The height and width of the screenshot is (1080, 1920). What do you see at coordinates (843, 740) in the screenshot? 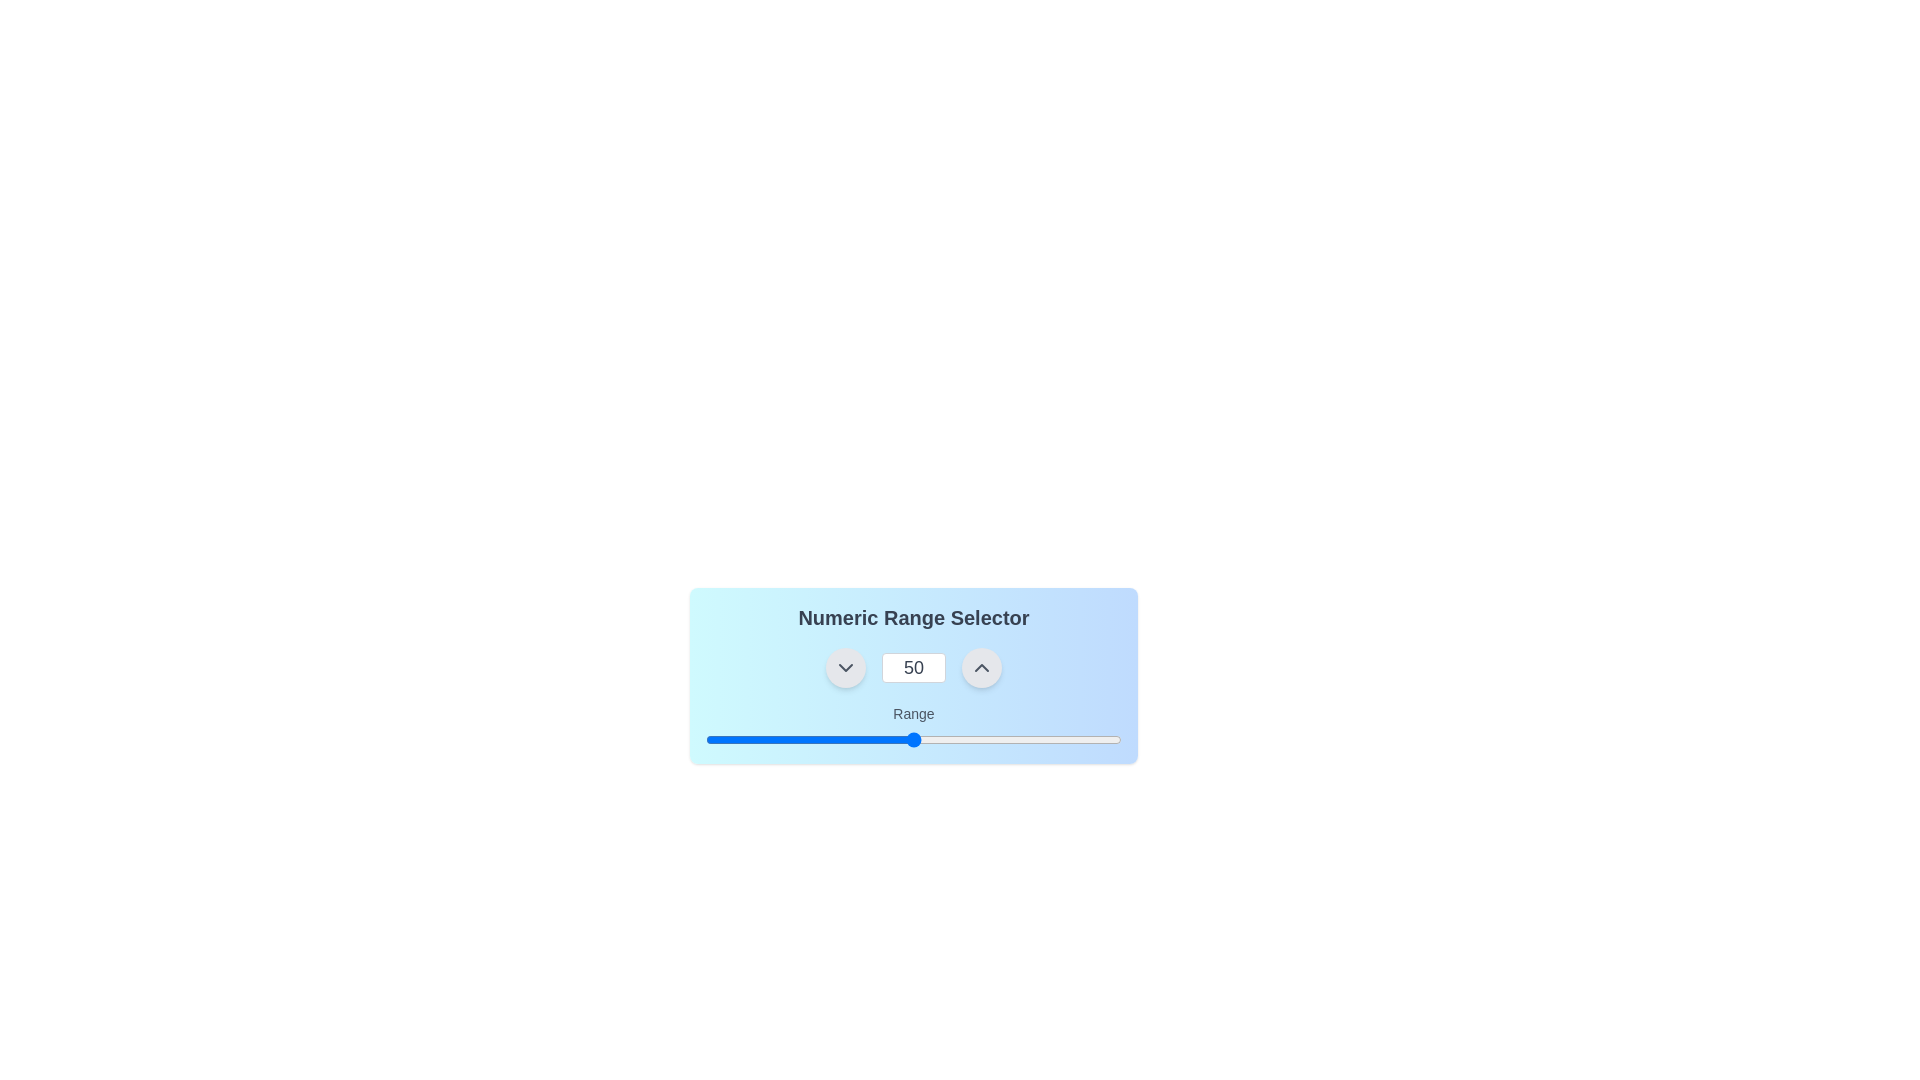
I see `the slider` at bounding box center [843, 740].